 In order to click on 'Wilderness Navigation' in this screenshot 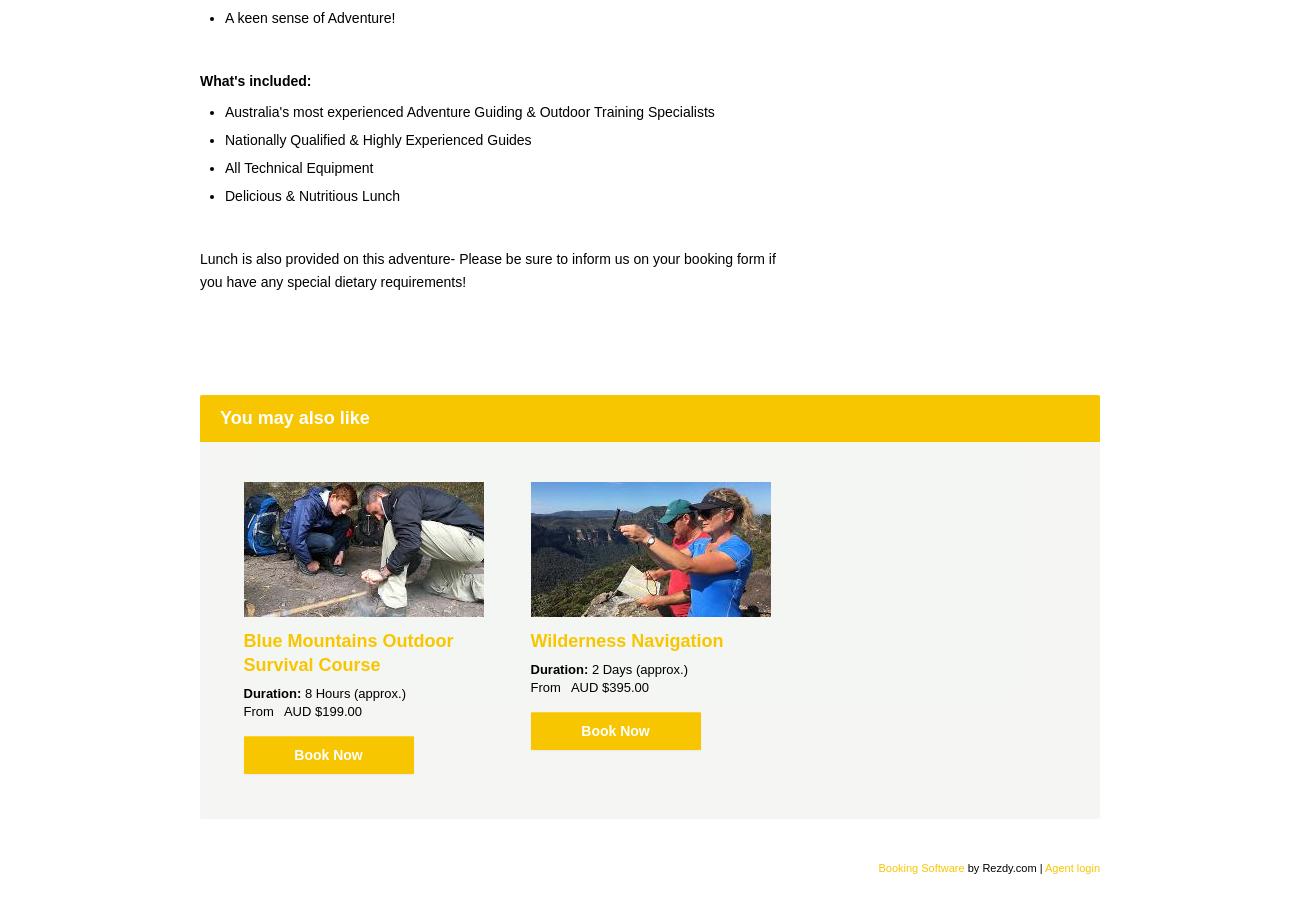, I will do `click(530, 639)`.